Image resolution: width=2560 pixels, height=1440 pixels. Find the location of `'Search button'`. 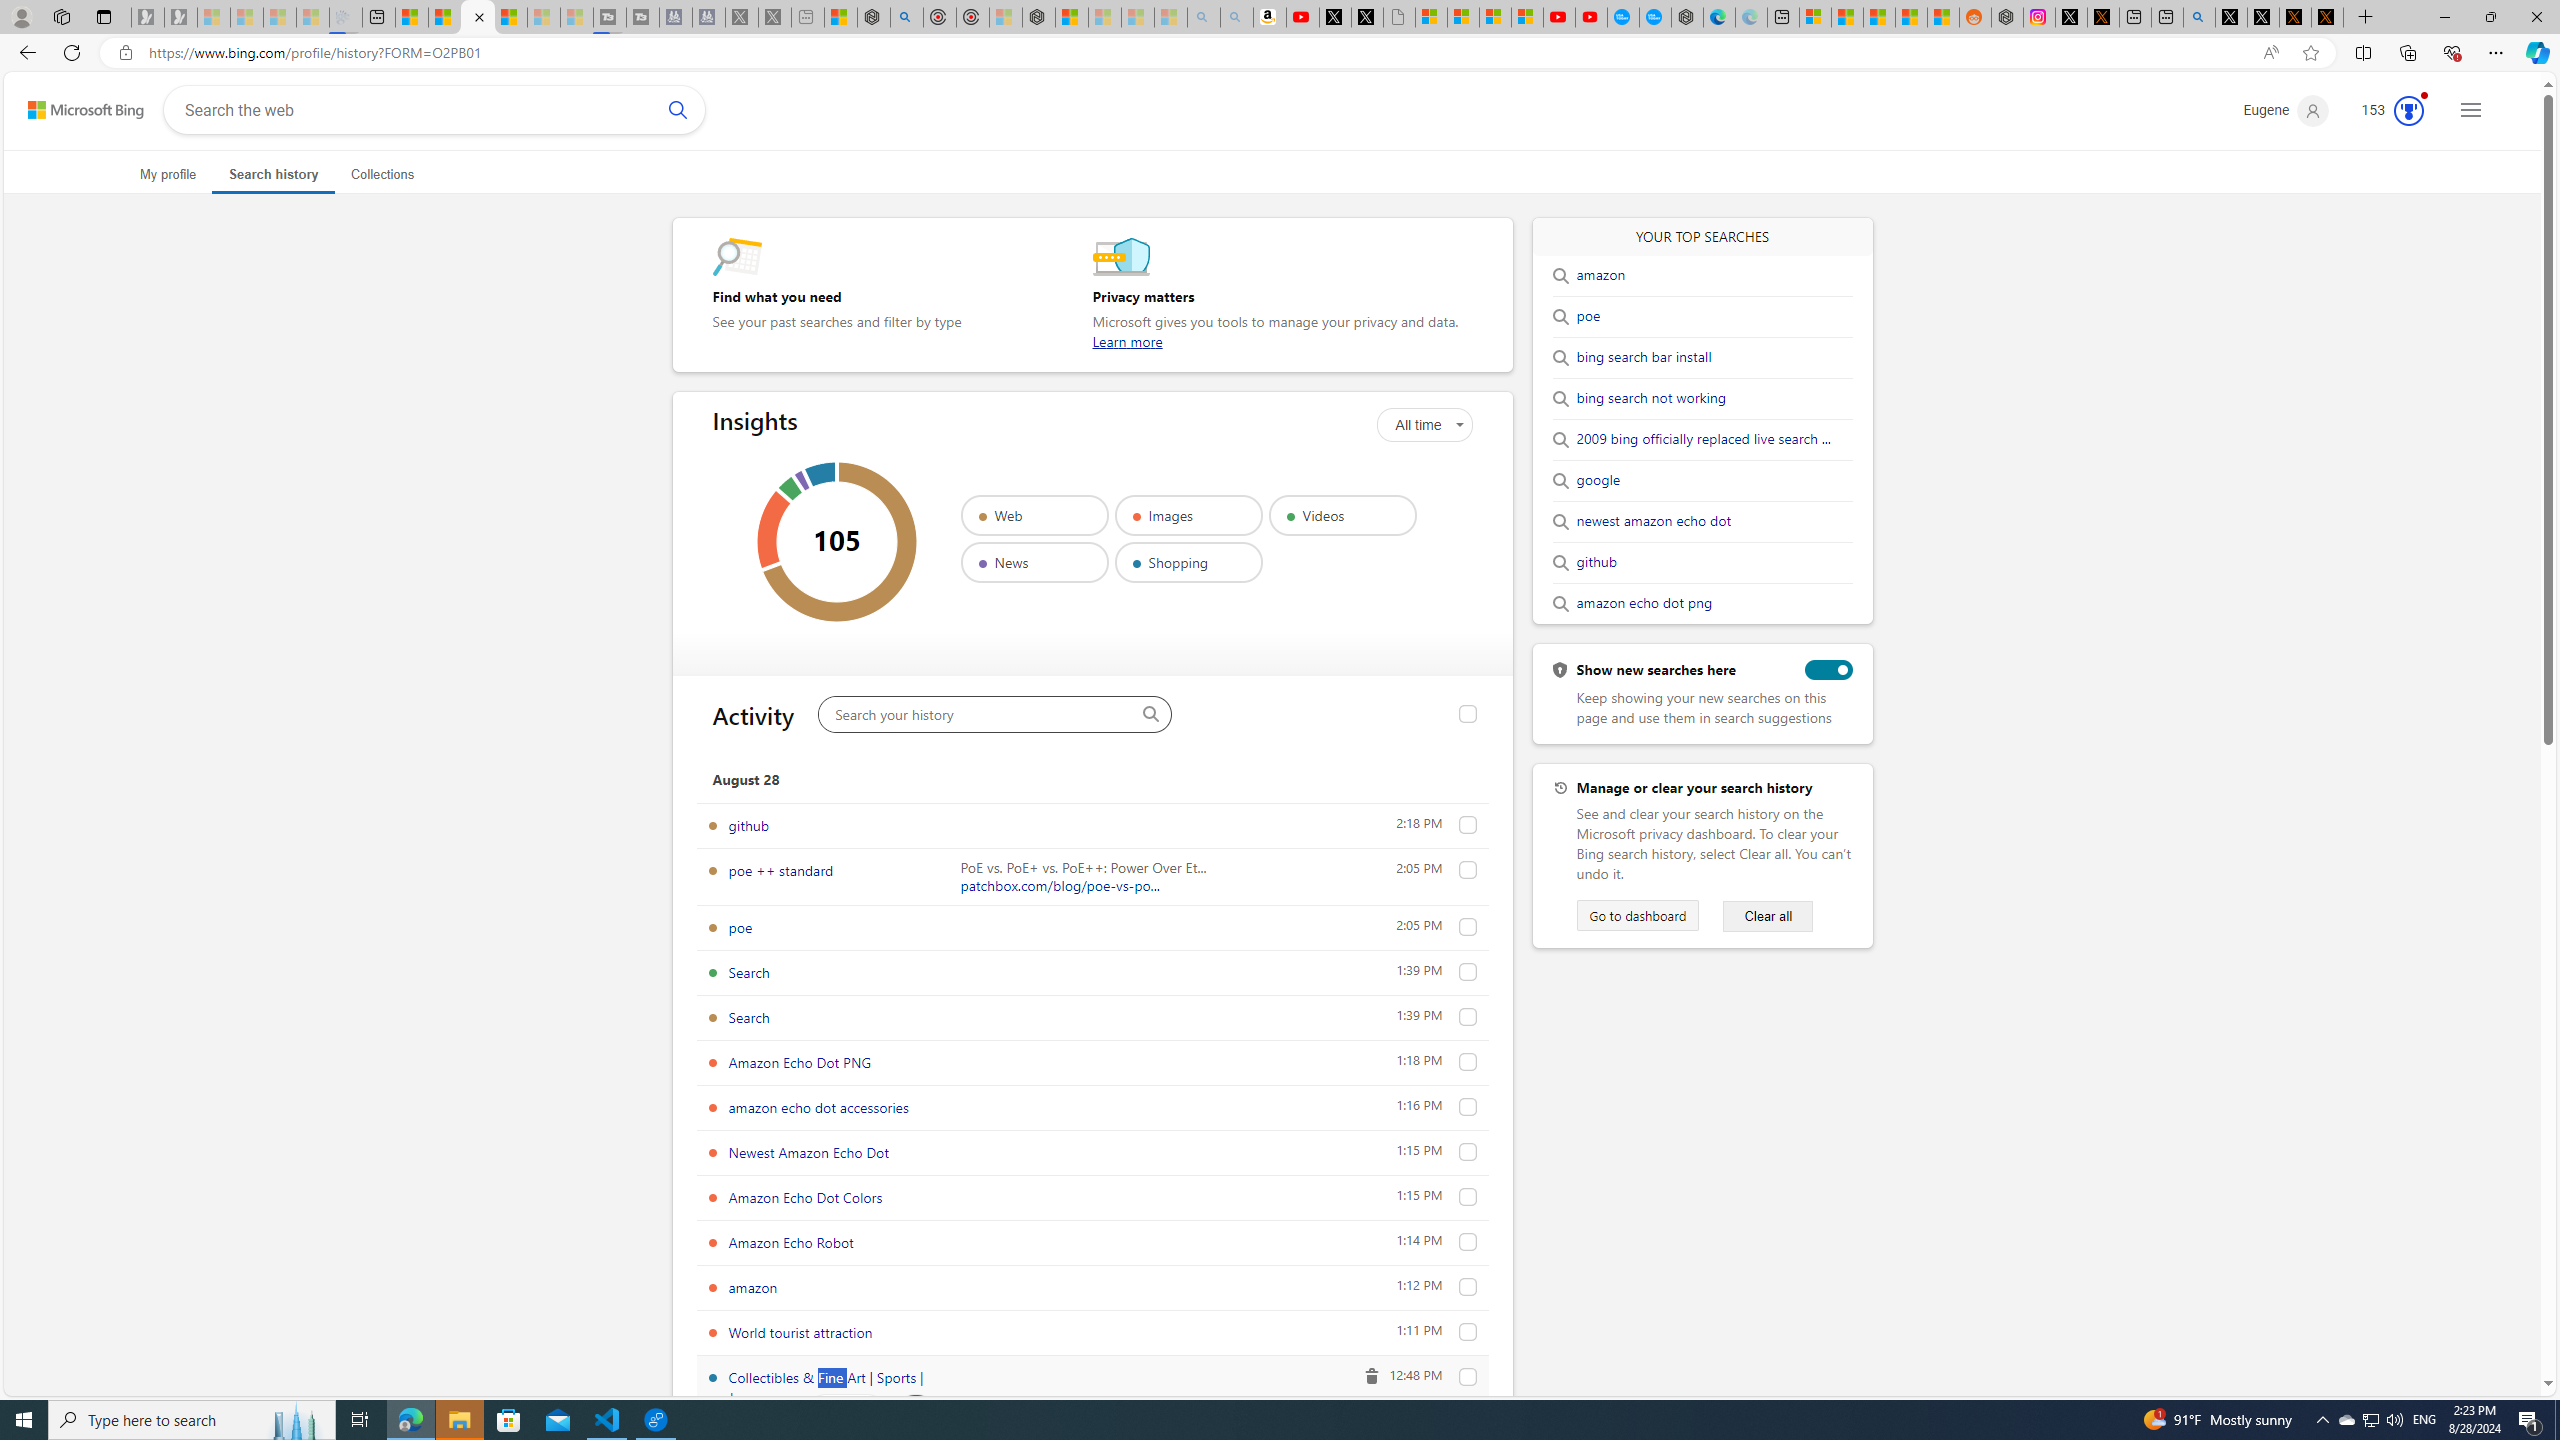

'Search button' is located at coordinates (677, 108).